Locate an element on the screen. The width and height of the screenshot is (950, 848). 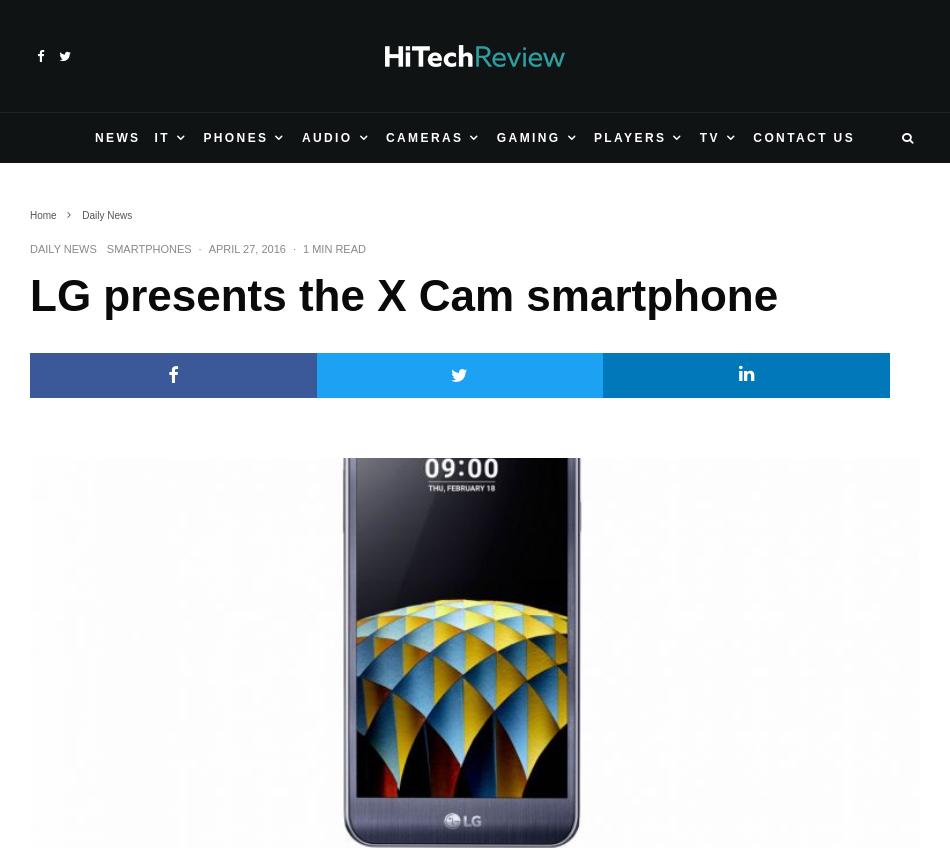
'3DS' is located at coordinates (93, 213).